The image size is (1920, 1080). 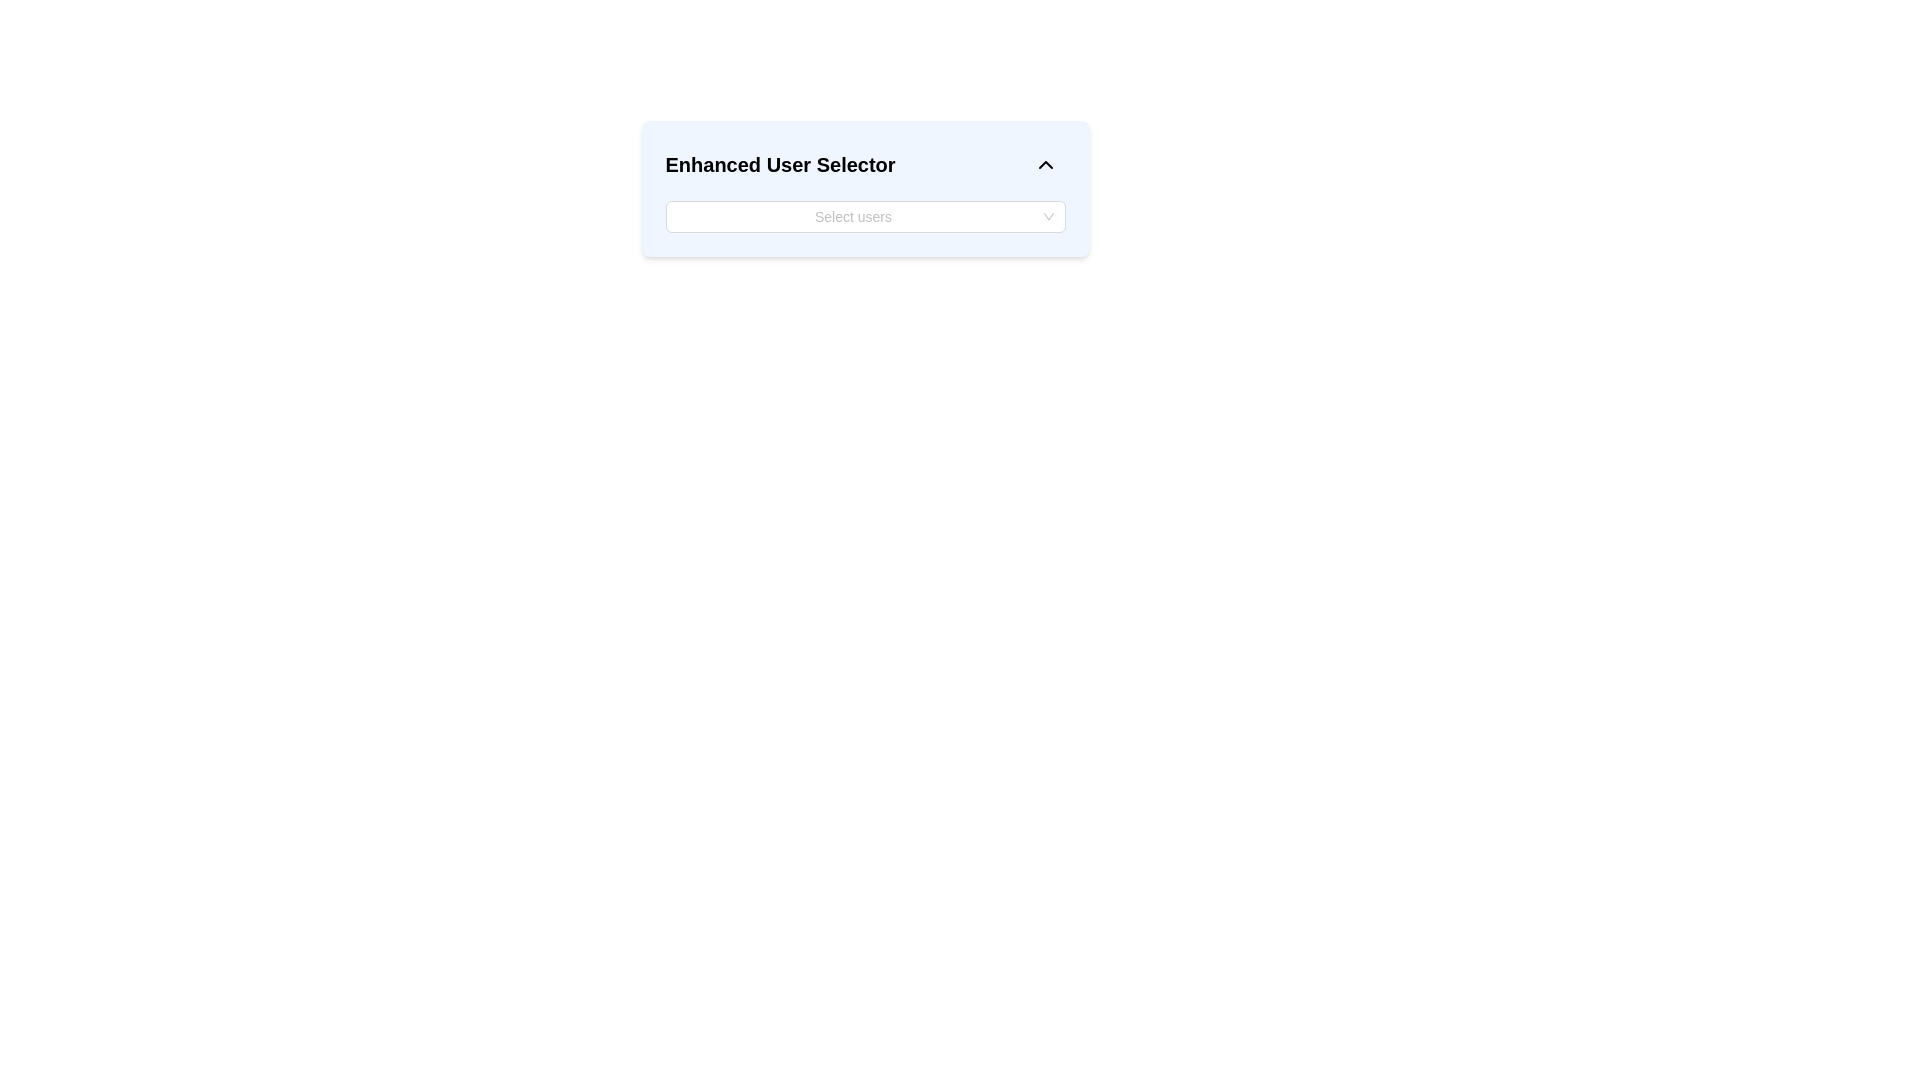 I want to click on the Chevron Icon button located in the top-right corner of the 'Enhanced User Selector' interface, so click(x=1044, y=164).